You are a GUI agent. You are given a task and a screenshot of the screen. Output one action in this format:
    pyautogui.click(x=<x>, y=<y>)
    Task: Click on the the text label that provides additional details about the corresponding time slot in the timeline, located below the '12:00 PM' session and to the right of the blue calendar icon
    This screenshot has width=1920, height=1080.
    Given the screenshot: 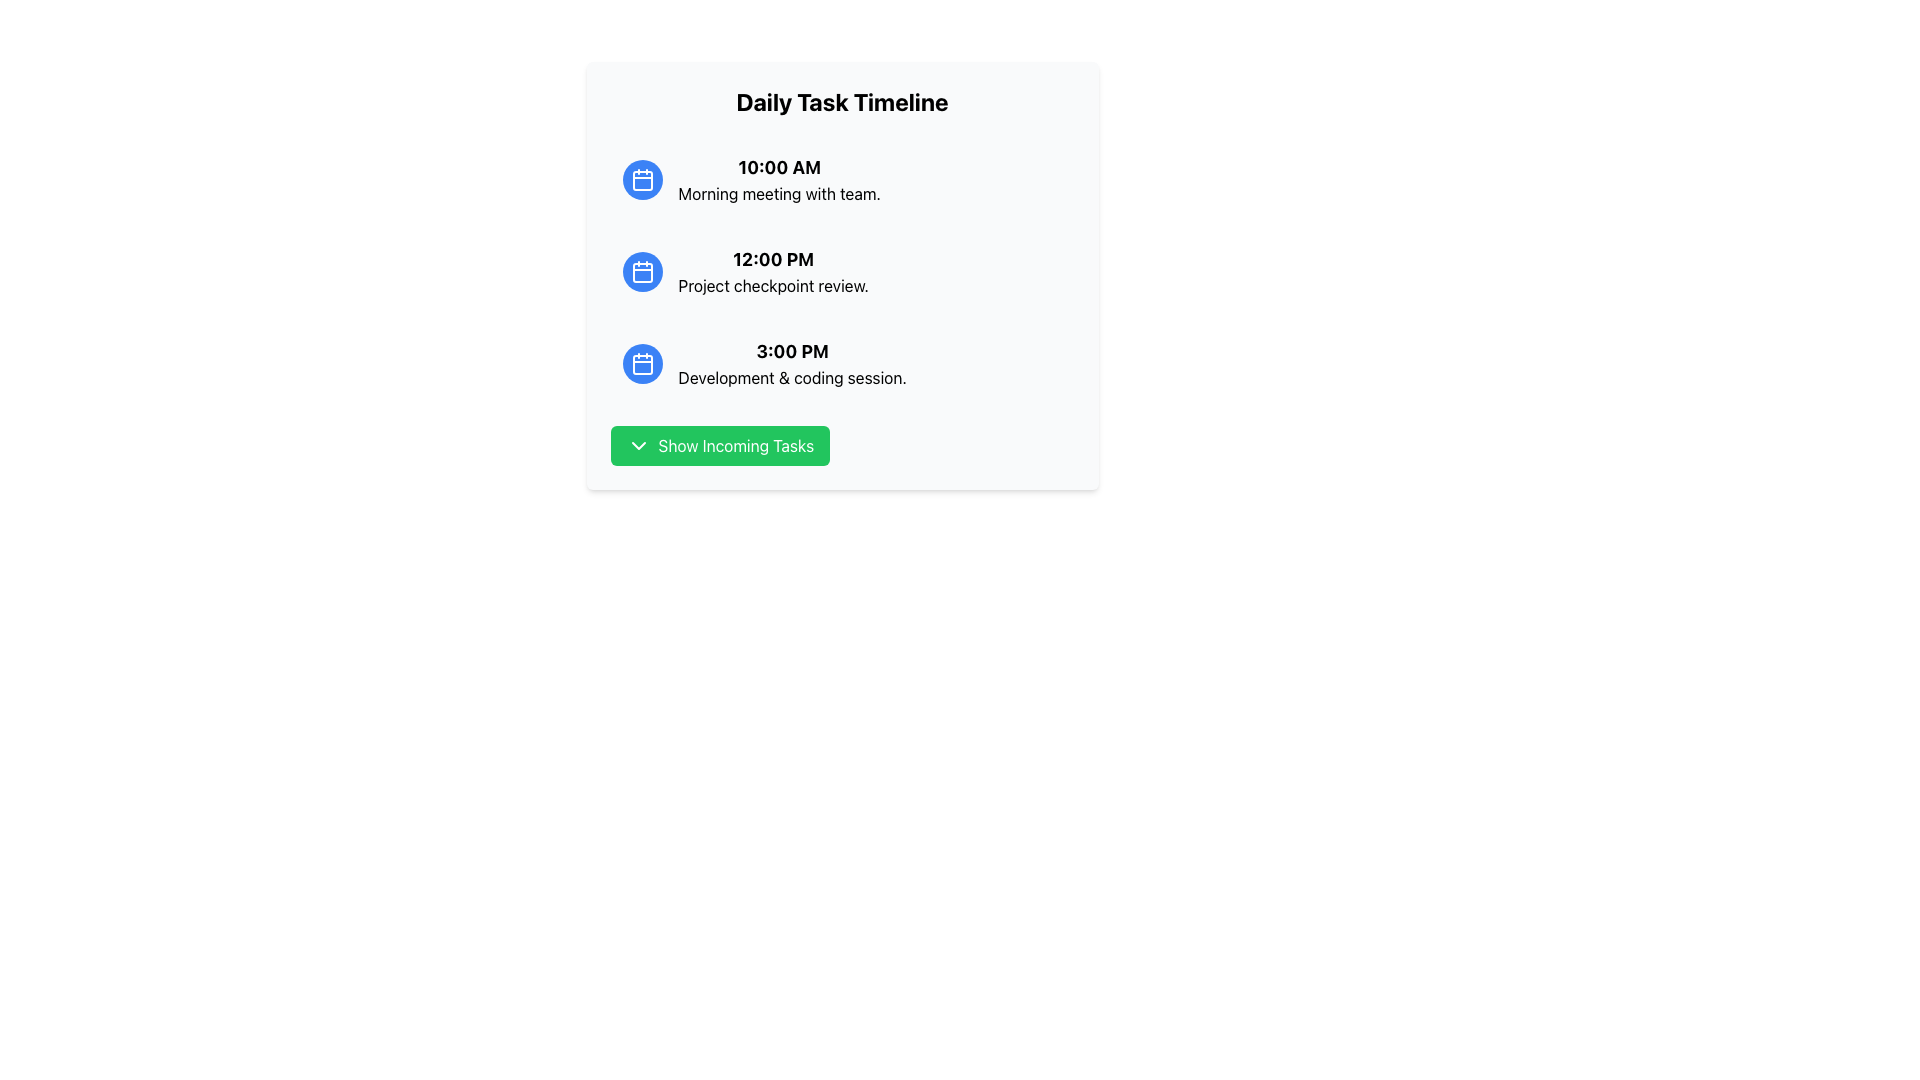 What is the action you would take?
    pyautogui.click(x=791, y=378)
    